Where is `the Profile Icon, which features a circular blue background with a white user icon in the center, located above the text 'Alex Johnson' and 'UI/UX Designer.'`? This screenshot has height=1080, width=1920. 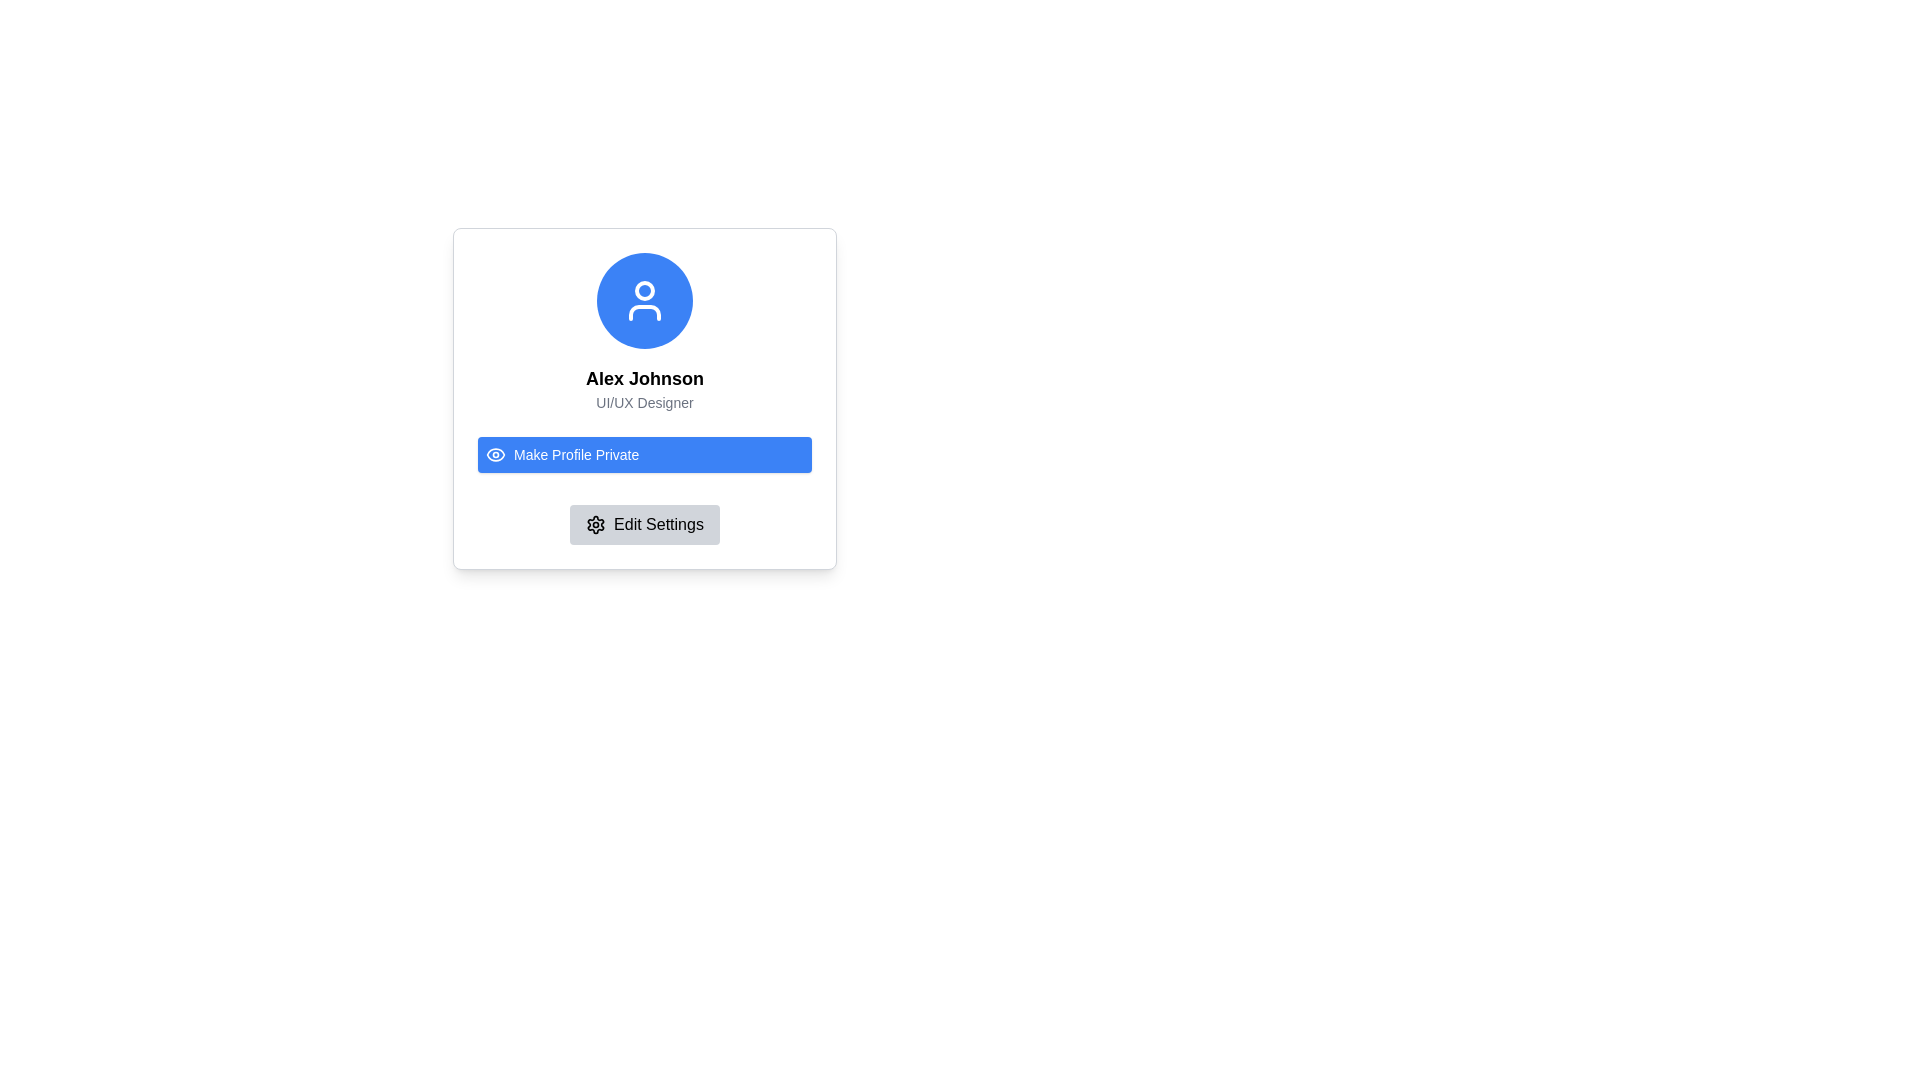
the Profile Icon, which features a circular blue background with a white user icon in the center, located above the text 'Alex Johnson' and 'UI/UX Designer.' is located at coordinates (644, 300).